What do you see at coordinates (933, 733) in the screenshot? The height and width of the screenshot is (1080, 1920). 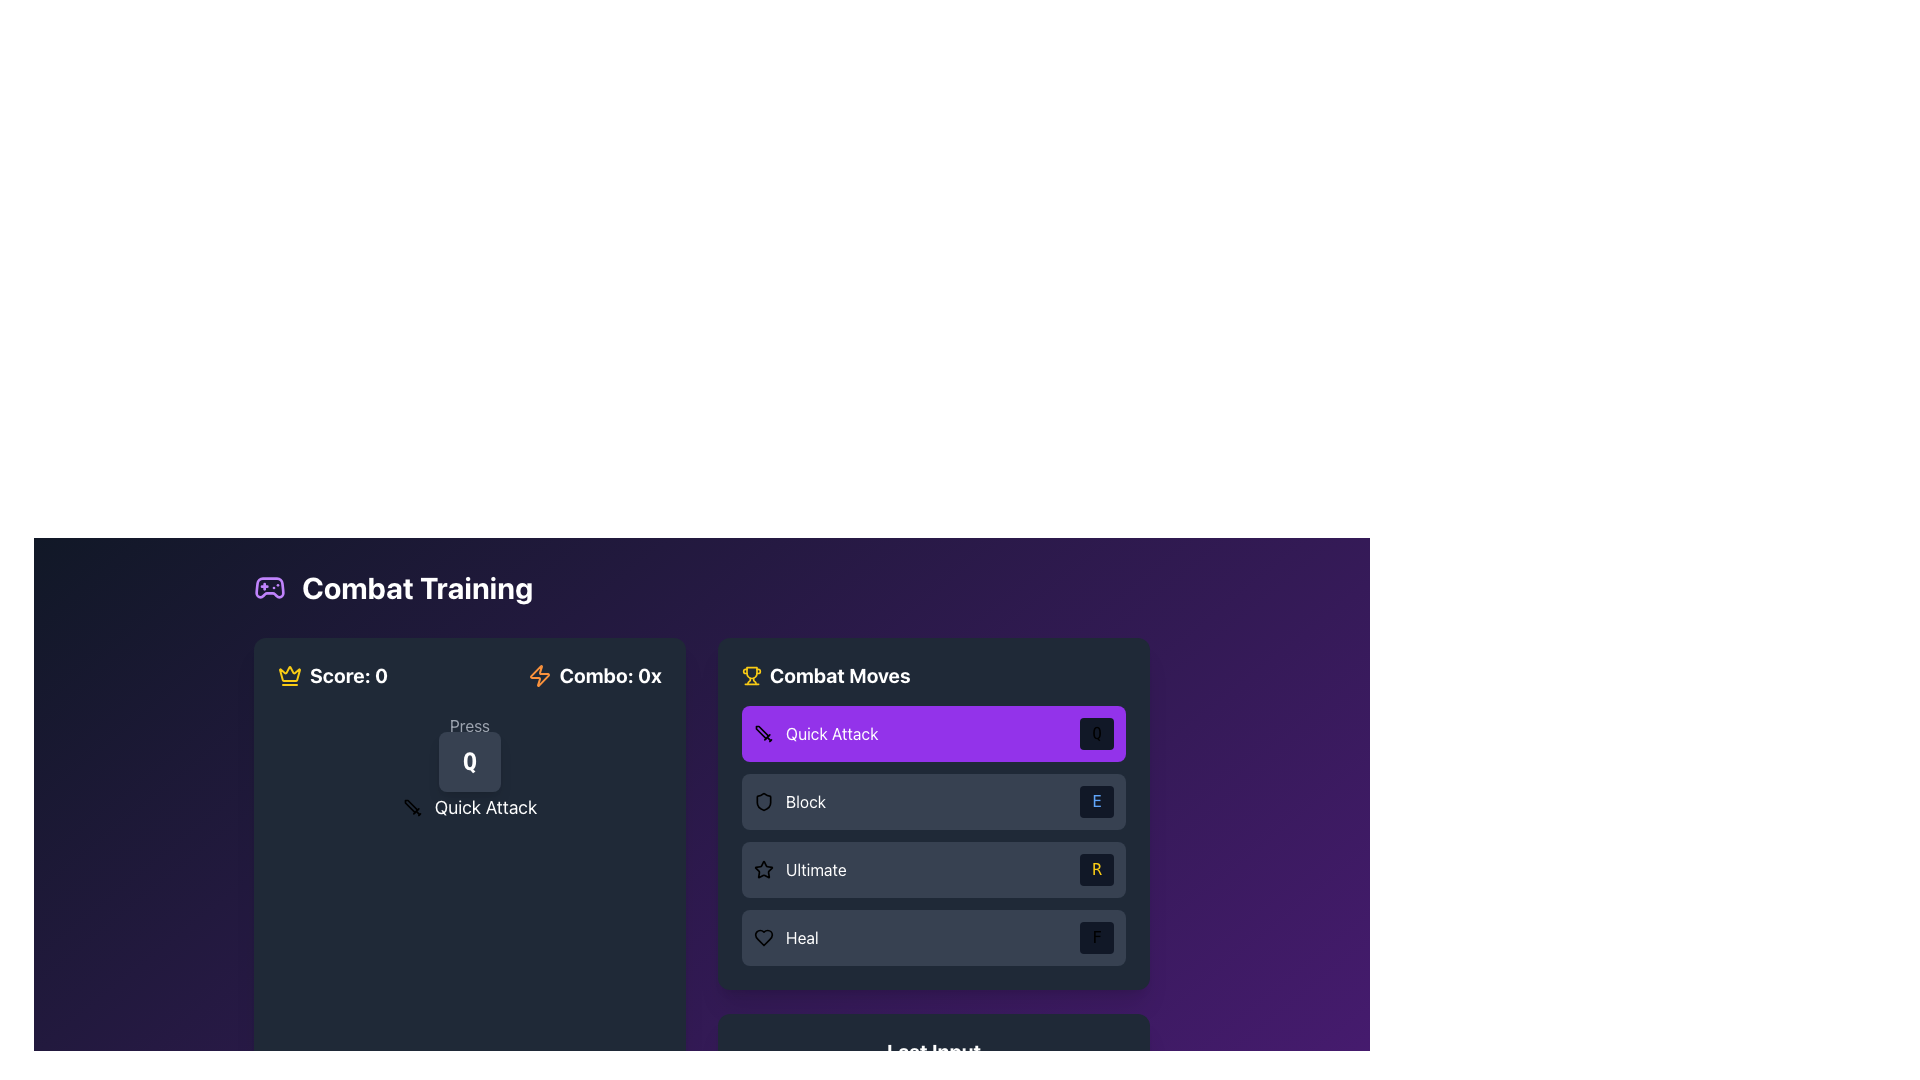 I see `the 'Quick Attack' button, which is the first element in the vertical list under the 'Combat Moves' section` at bounding box center [933, 733].